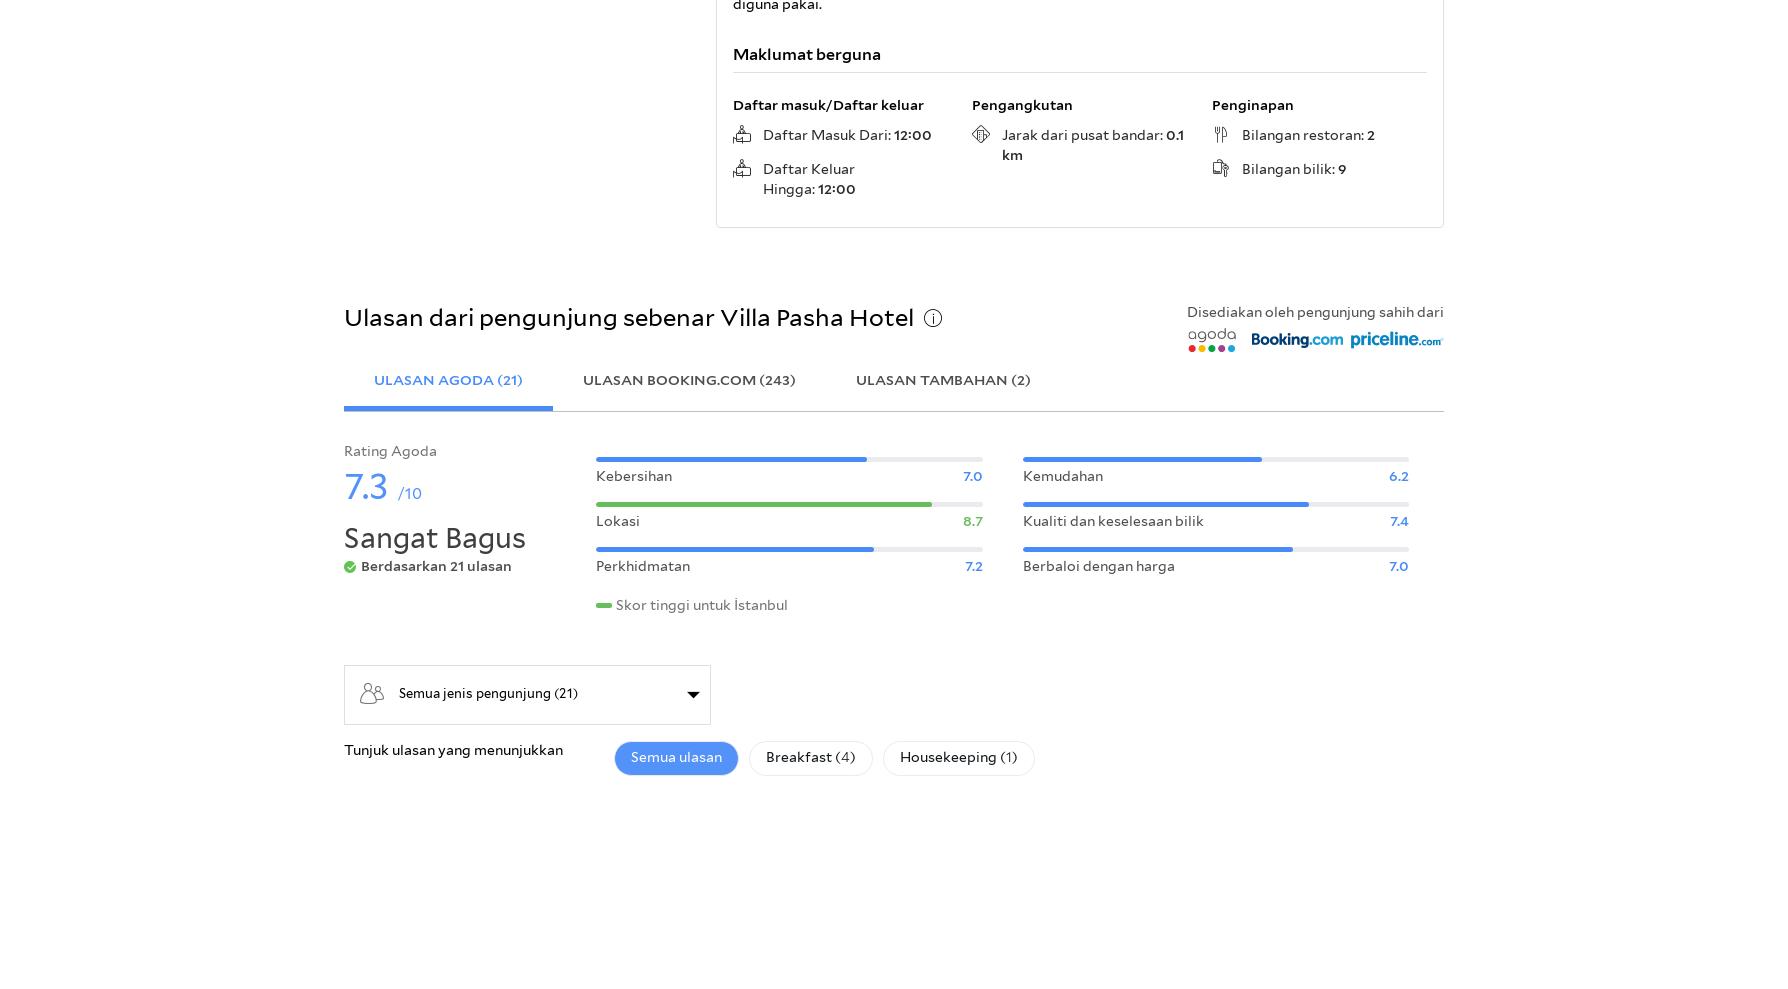  What do you see at coordinates (971, 520) in the screenshot?
I see `'8.7'` at bounding box center [971, 520].